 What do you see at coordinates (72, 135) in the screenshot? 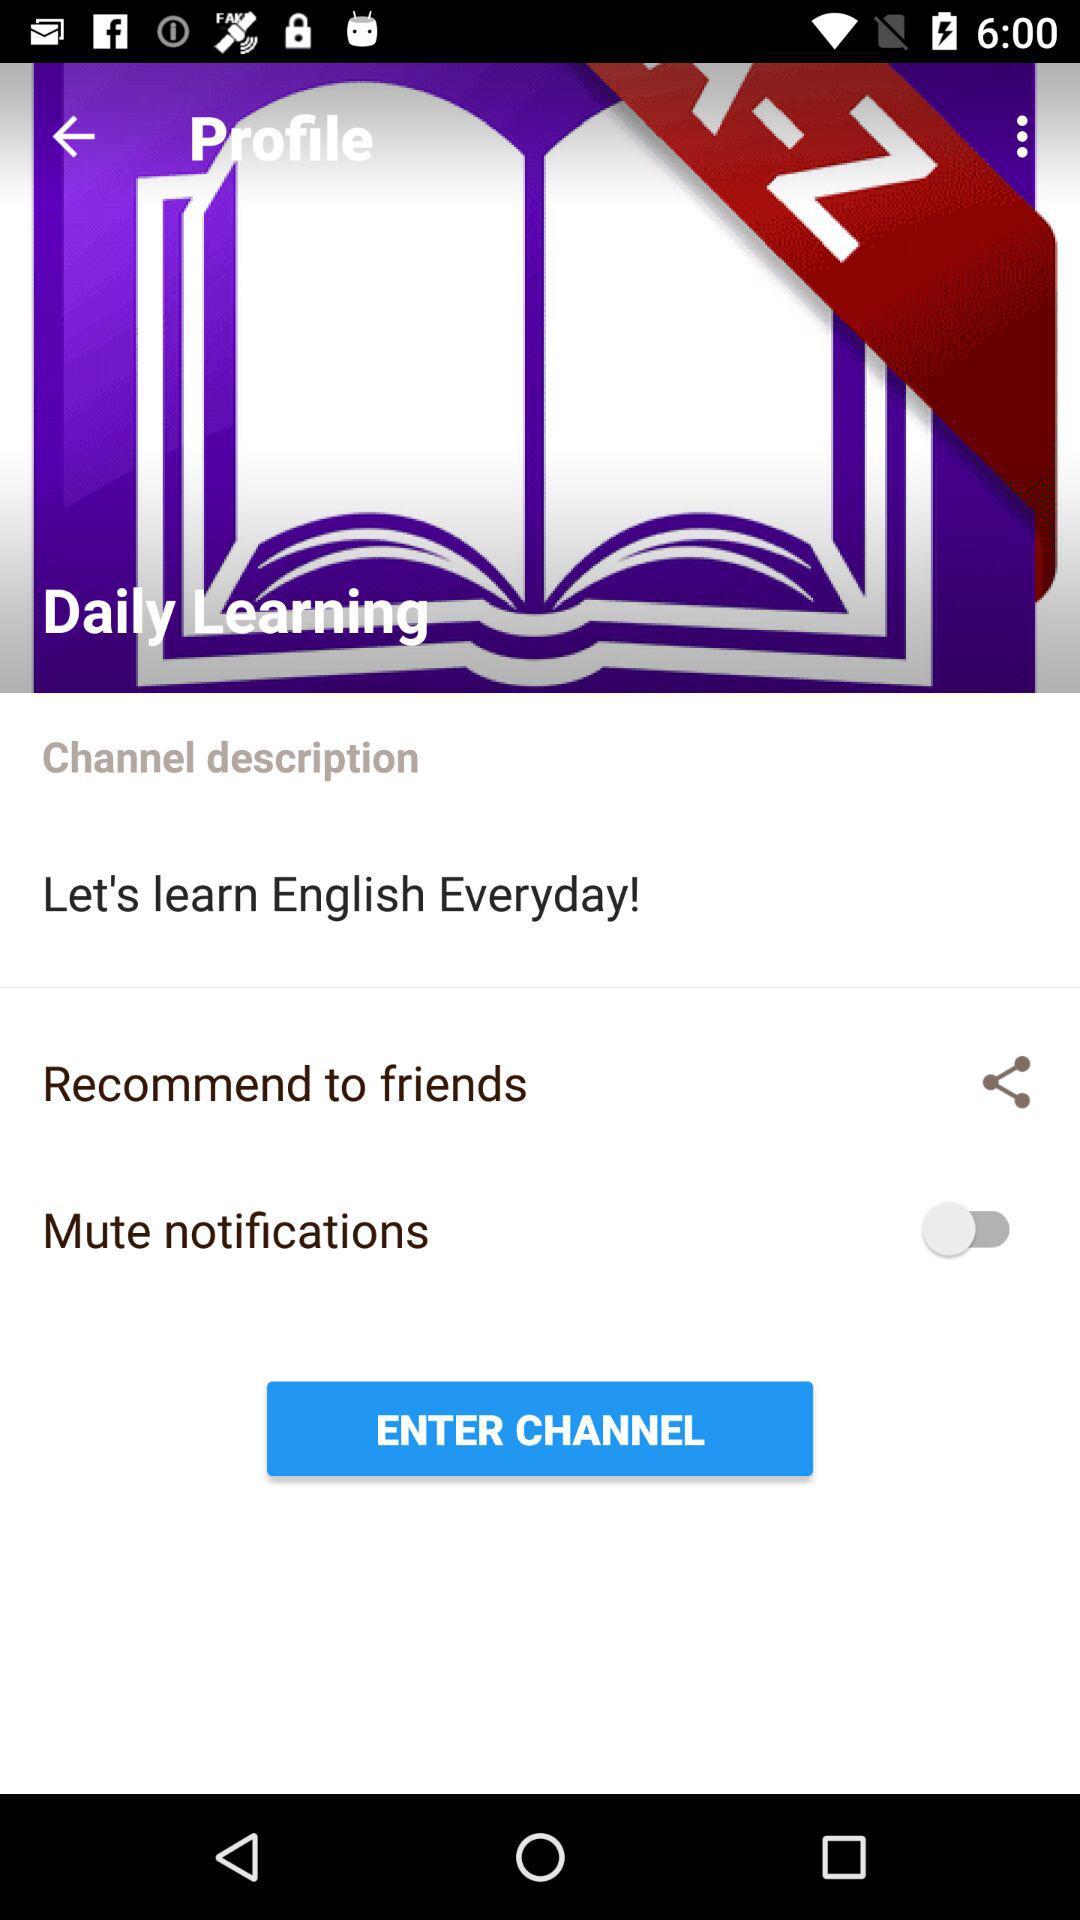
I see `previous` at bounding box center [72, 135].